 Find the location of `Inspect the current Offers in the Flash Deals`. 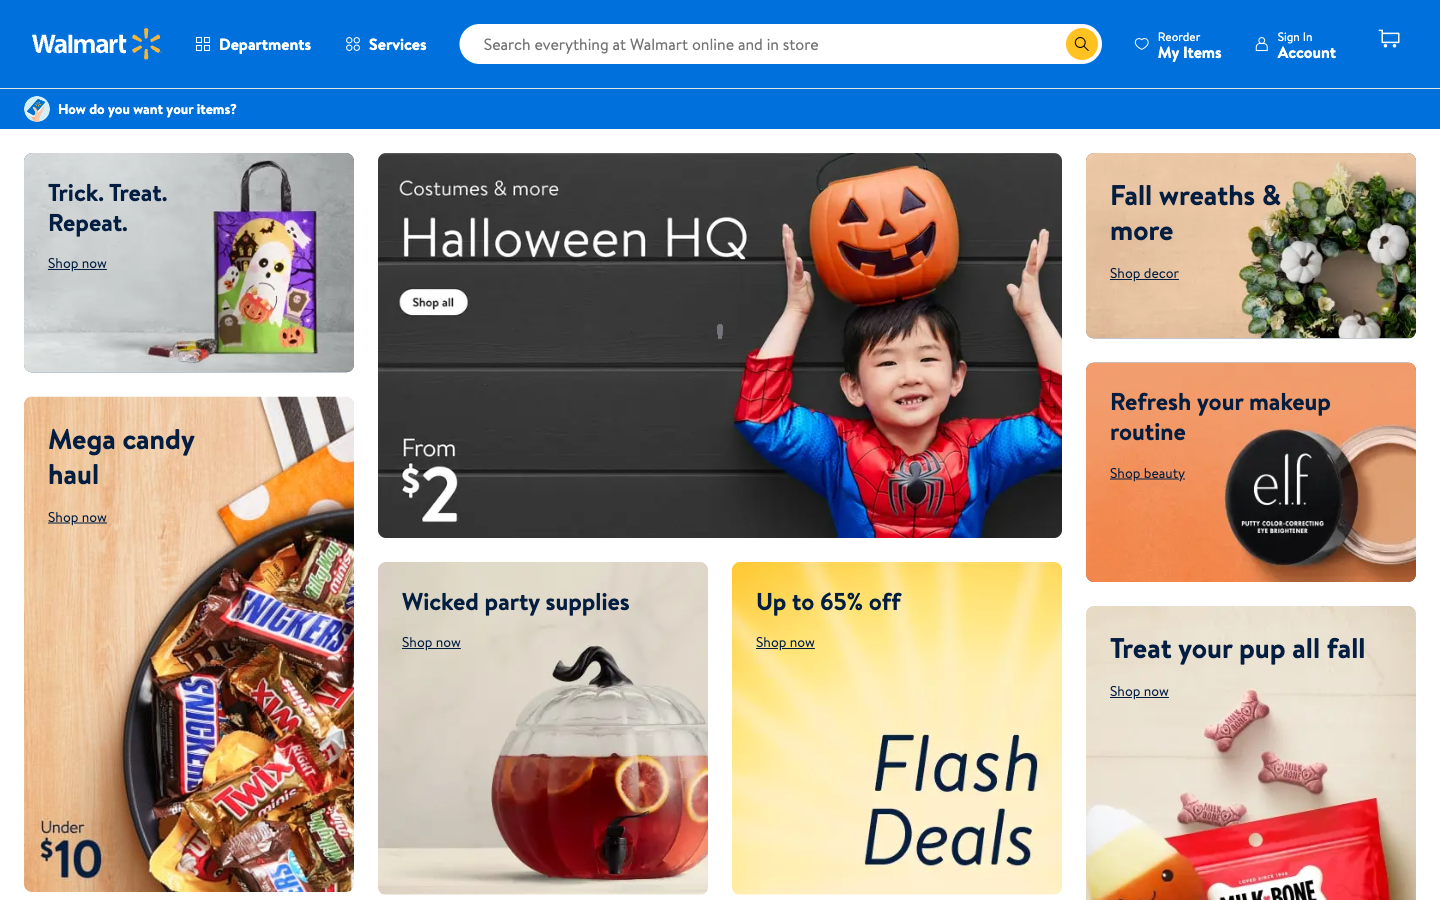

Inspect the current Offers in the Flash Deals is located at coordinates (895, 727).